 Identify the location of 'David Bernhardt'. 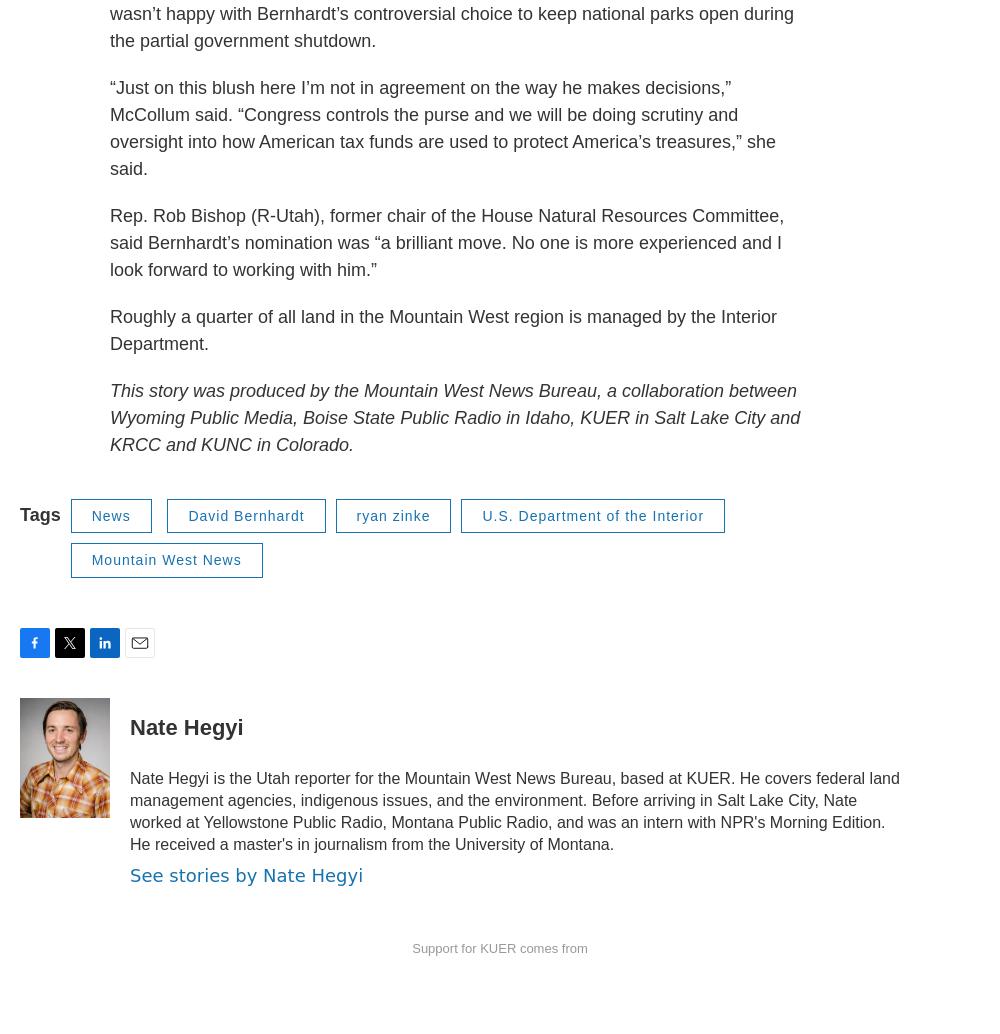
(245, 514).